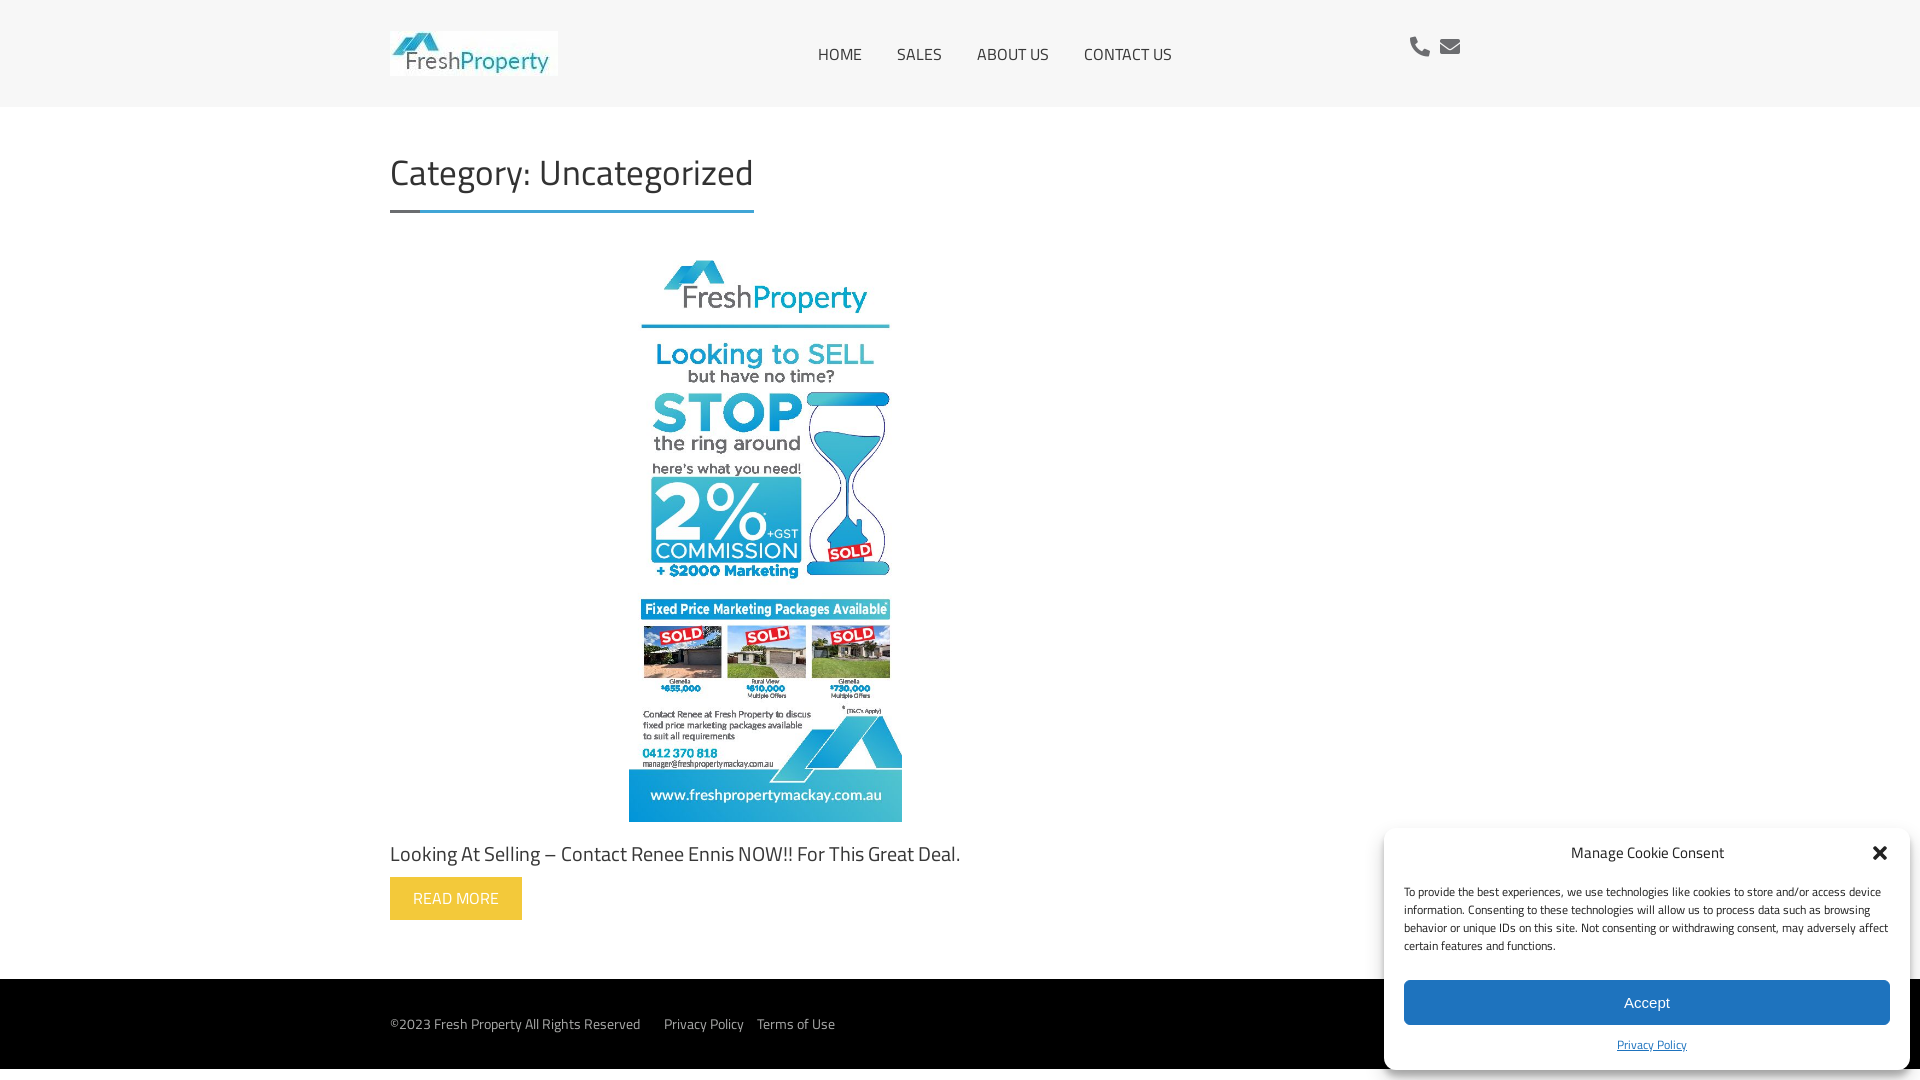 The width and height of the screenshot is (1920, 1080). I want to click on 'HOME', so click(817, 53).